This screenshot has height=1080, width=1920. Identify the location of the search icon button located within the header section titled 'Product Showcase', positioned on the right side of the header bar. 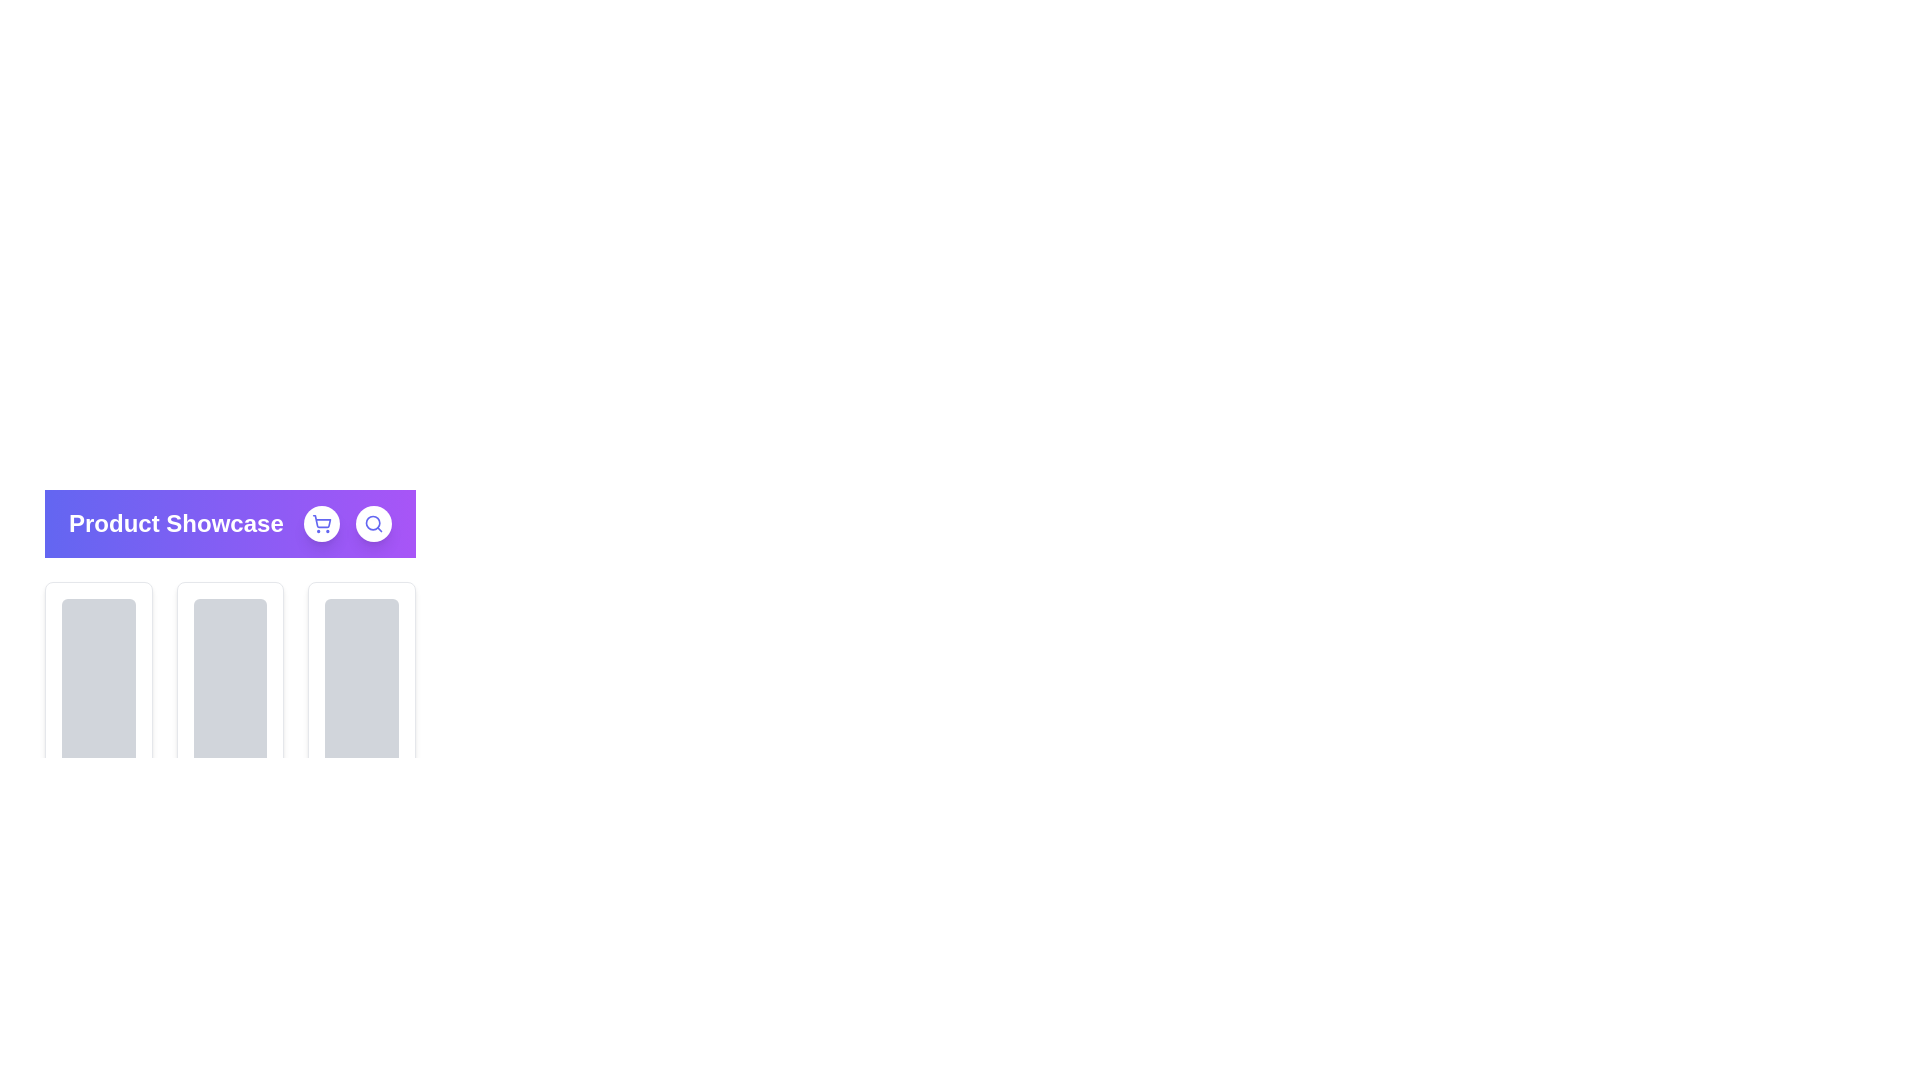
(347, 523).